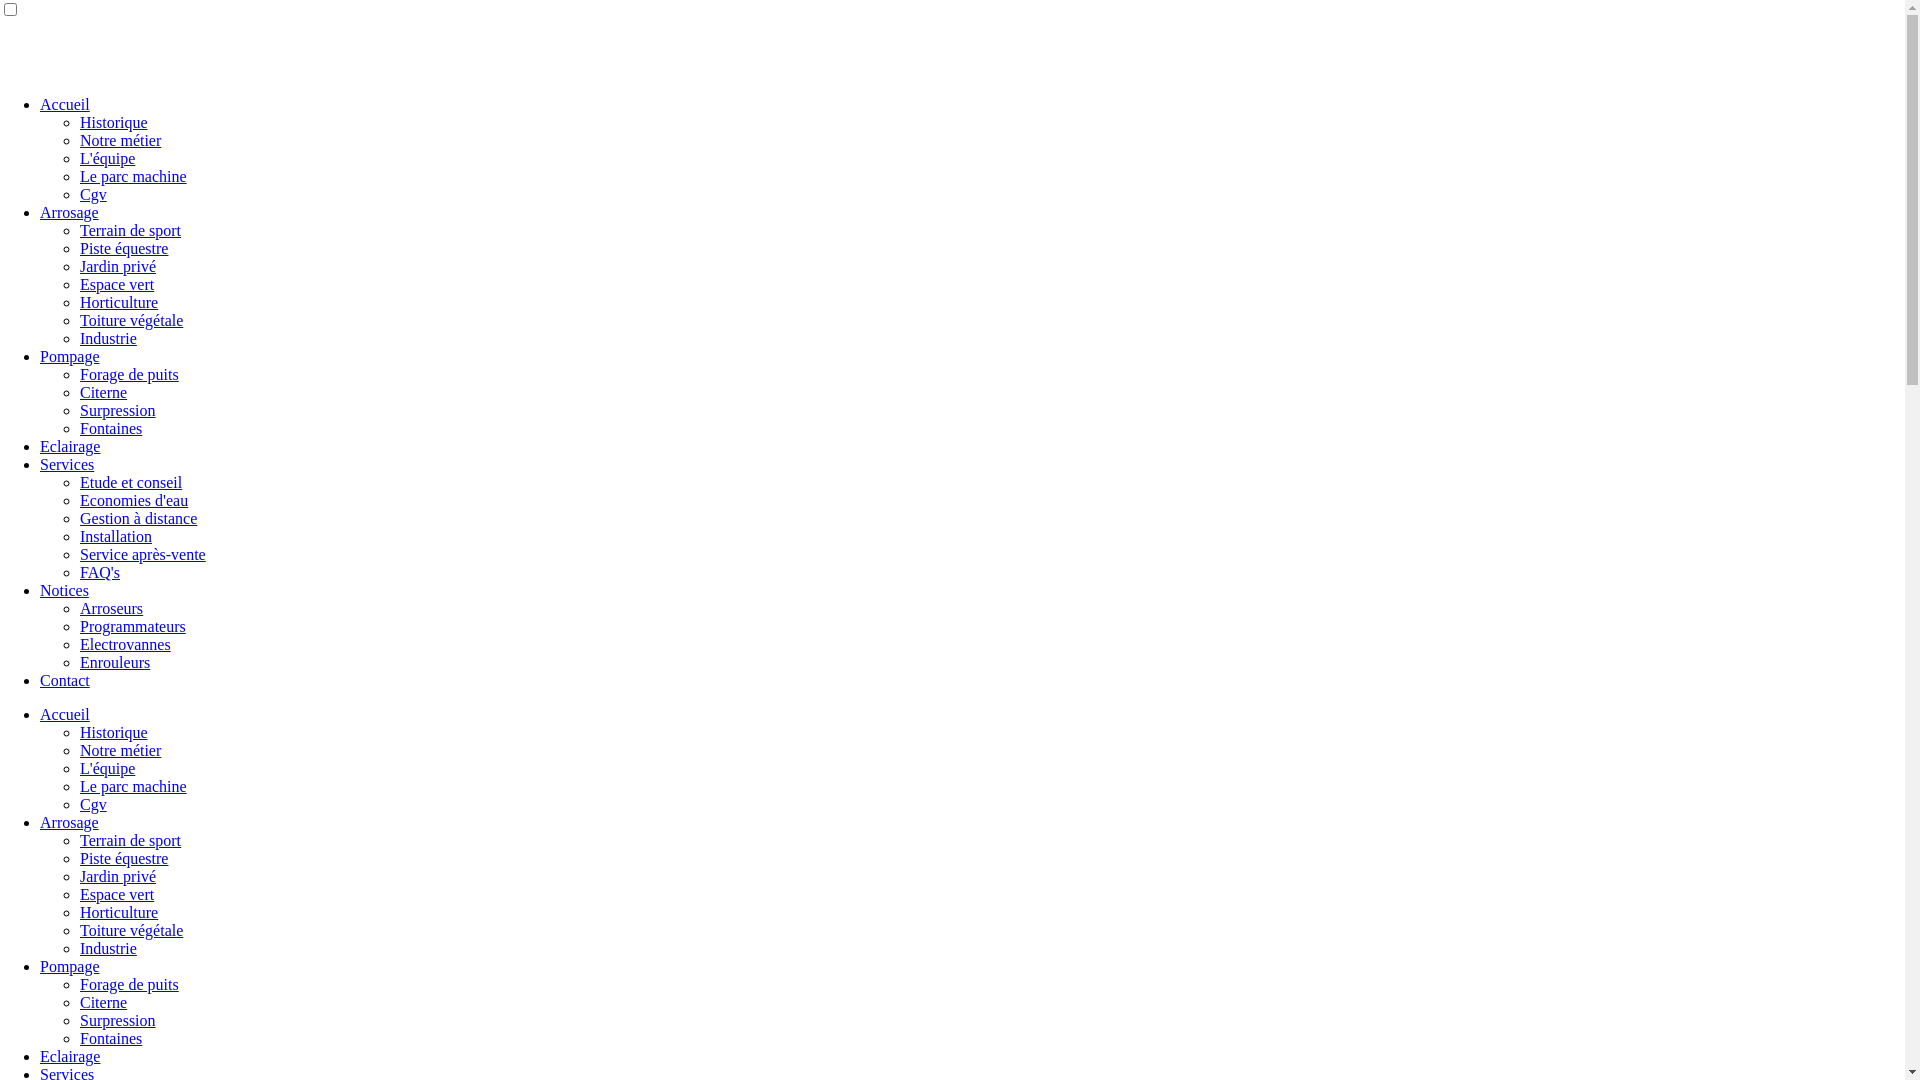 This screenshot has width=1920, height=1080. Describe the element at coordinates (129, 840) in the screenshot. I see `'Terrain de sport'` at that location.